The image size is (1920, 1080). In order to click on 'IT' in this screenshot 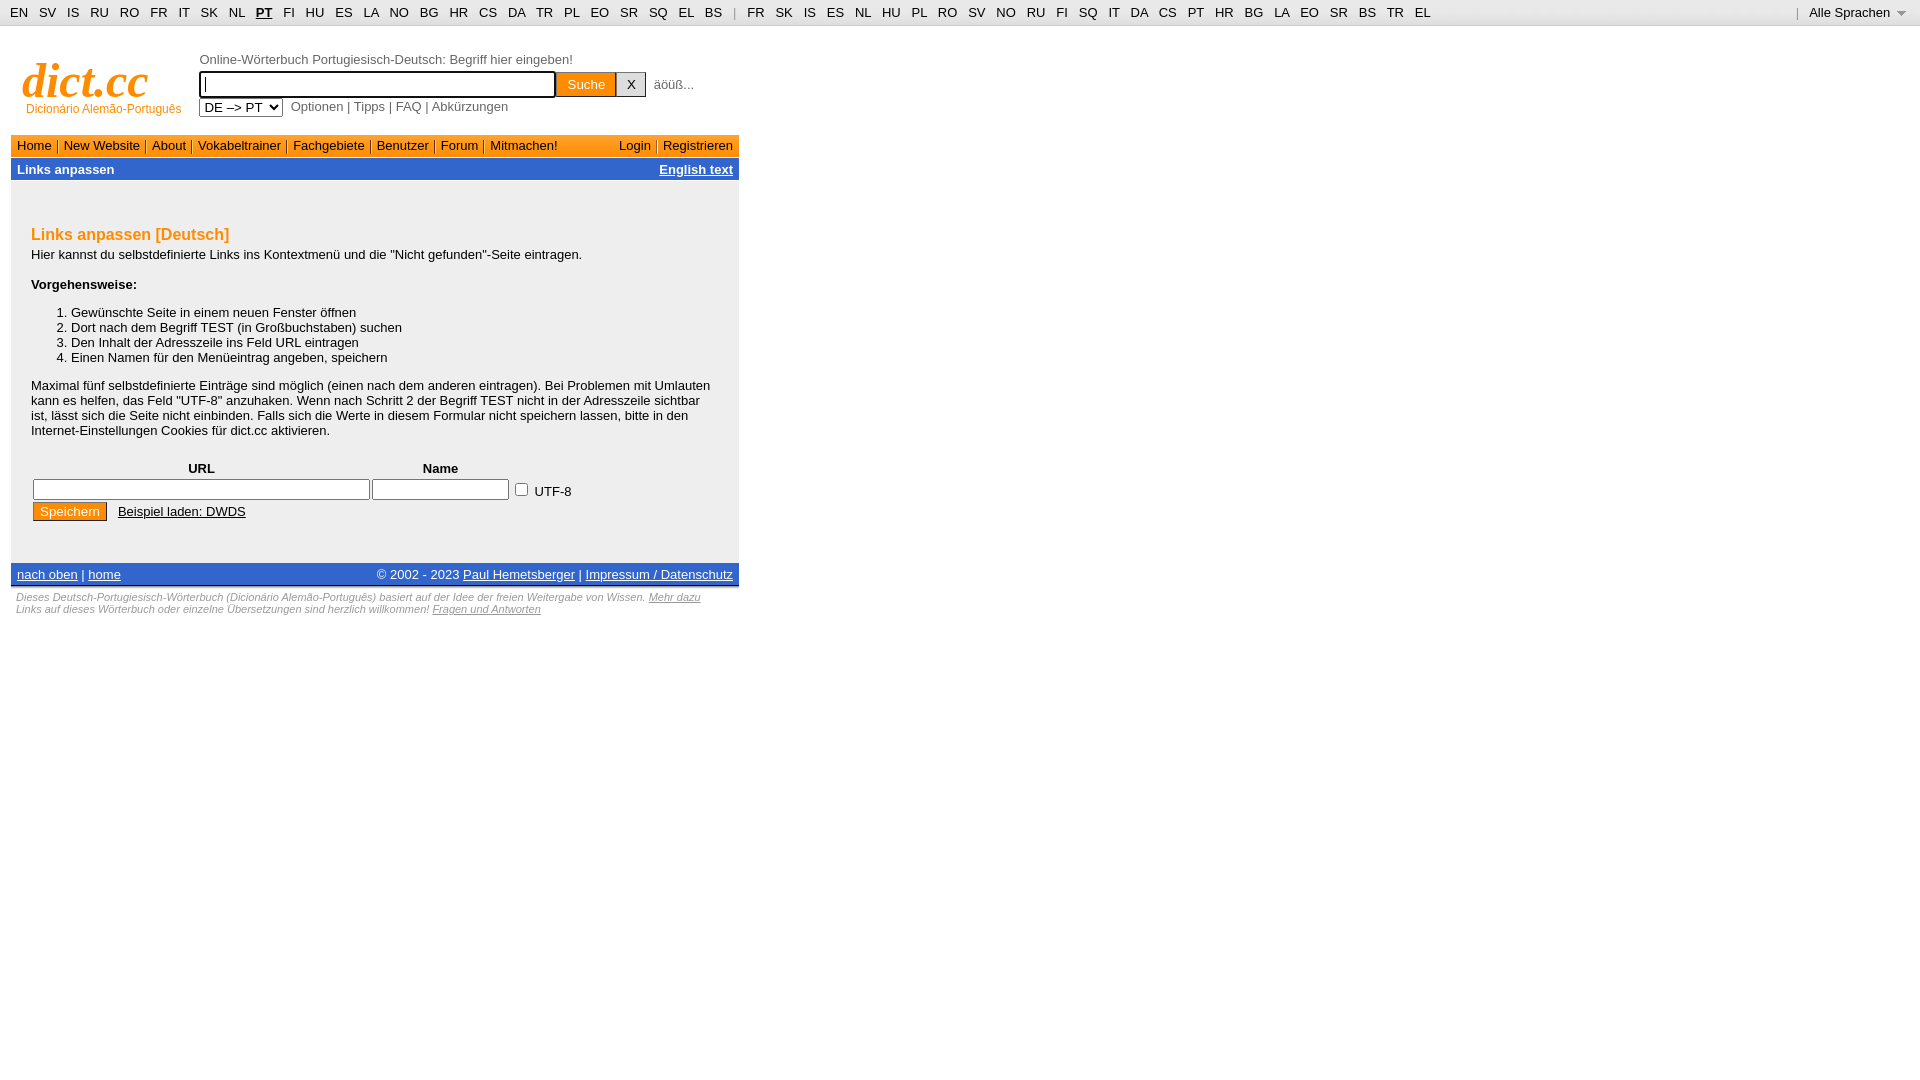, I will do `click(177, 12)`.